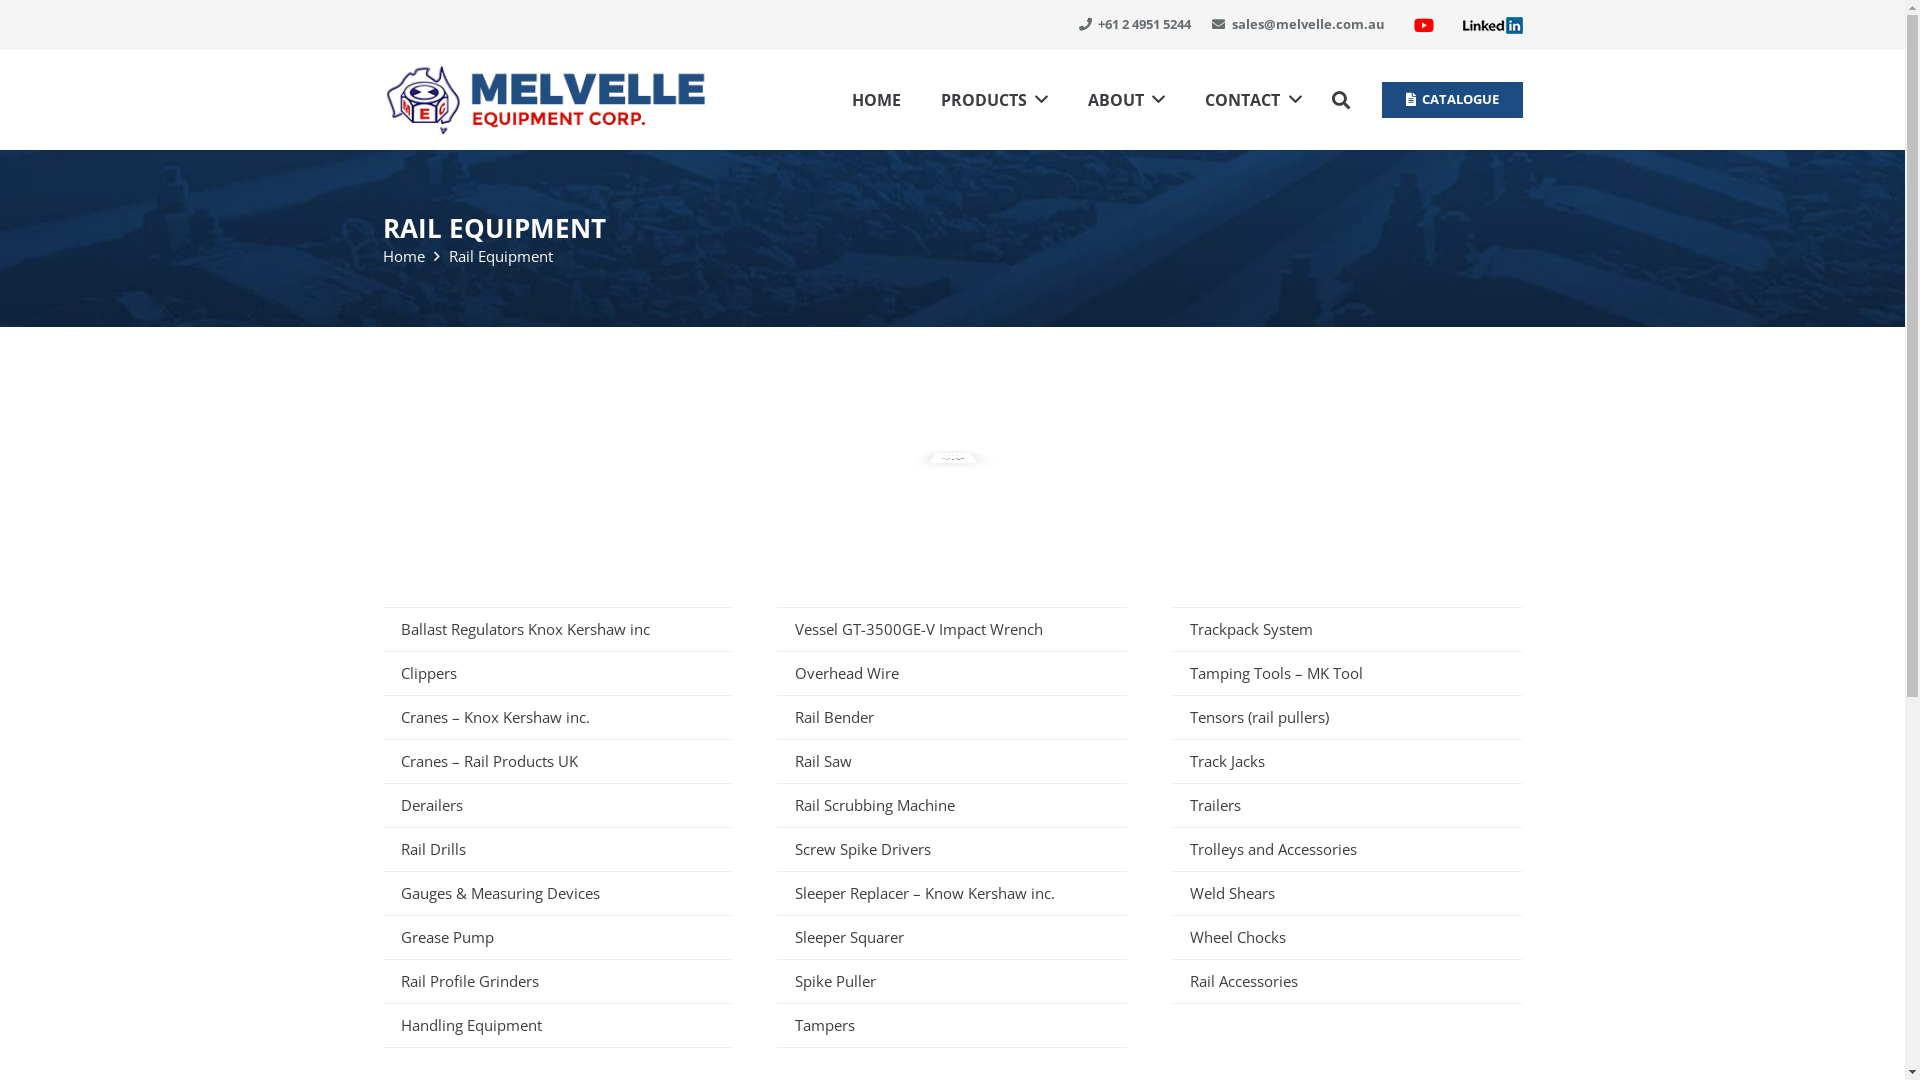  Describe the element at coordinates (556, 848) in the screenshot. I see `'Rail Drills'` at that location.